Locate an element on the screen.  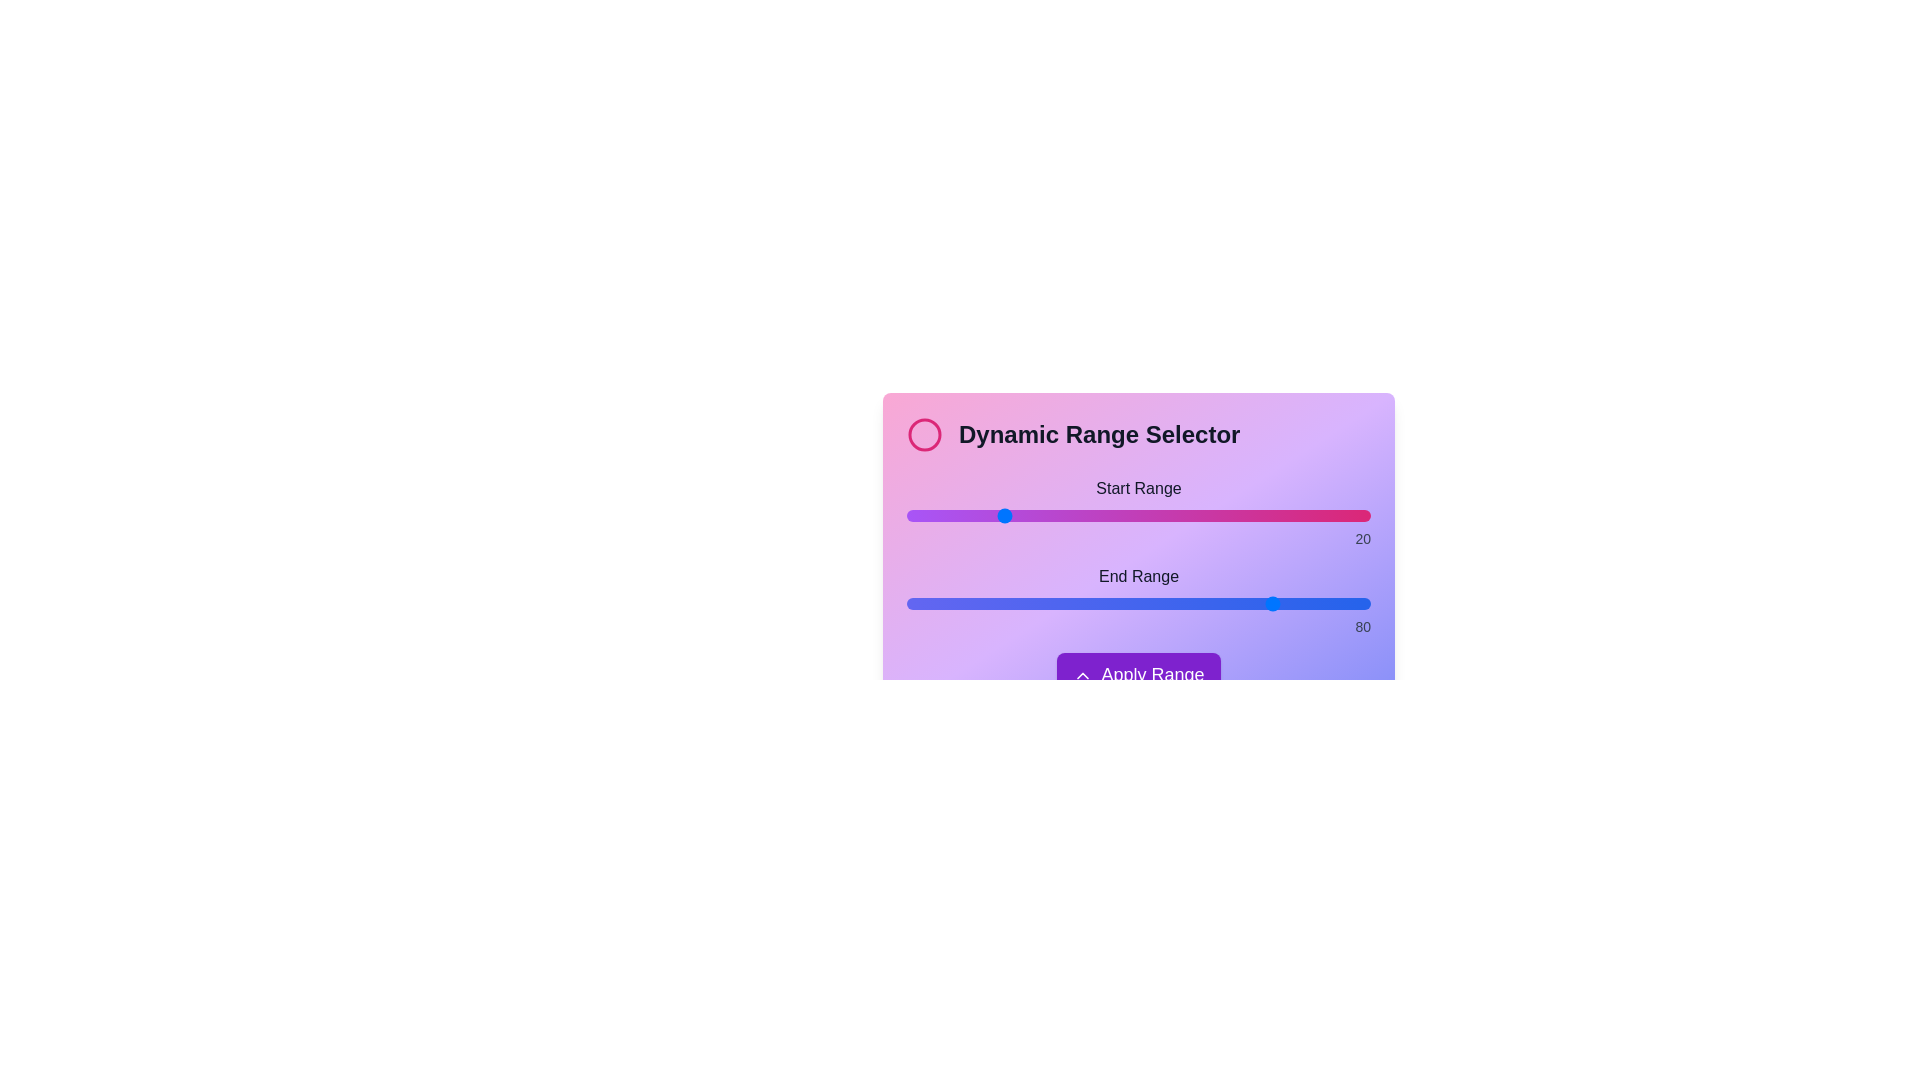
the 'Apply Range' button to submit the selected range is located at coordinates (1138, 675).